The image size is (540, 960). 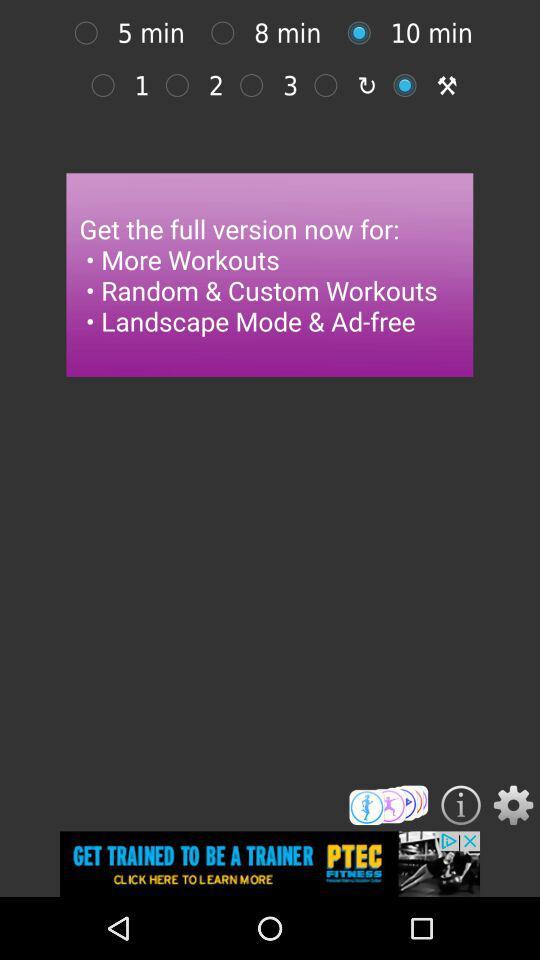 I want to click on 3, so click(x=331, y=85).